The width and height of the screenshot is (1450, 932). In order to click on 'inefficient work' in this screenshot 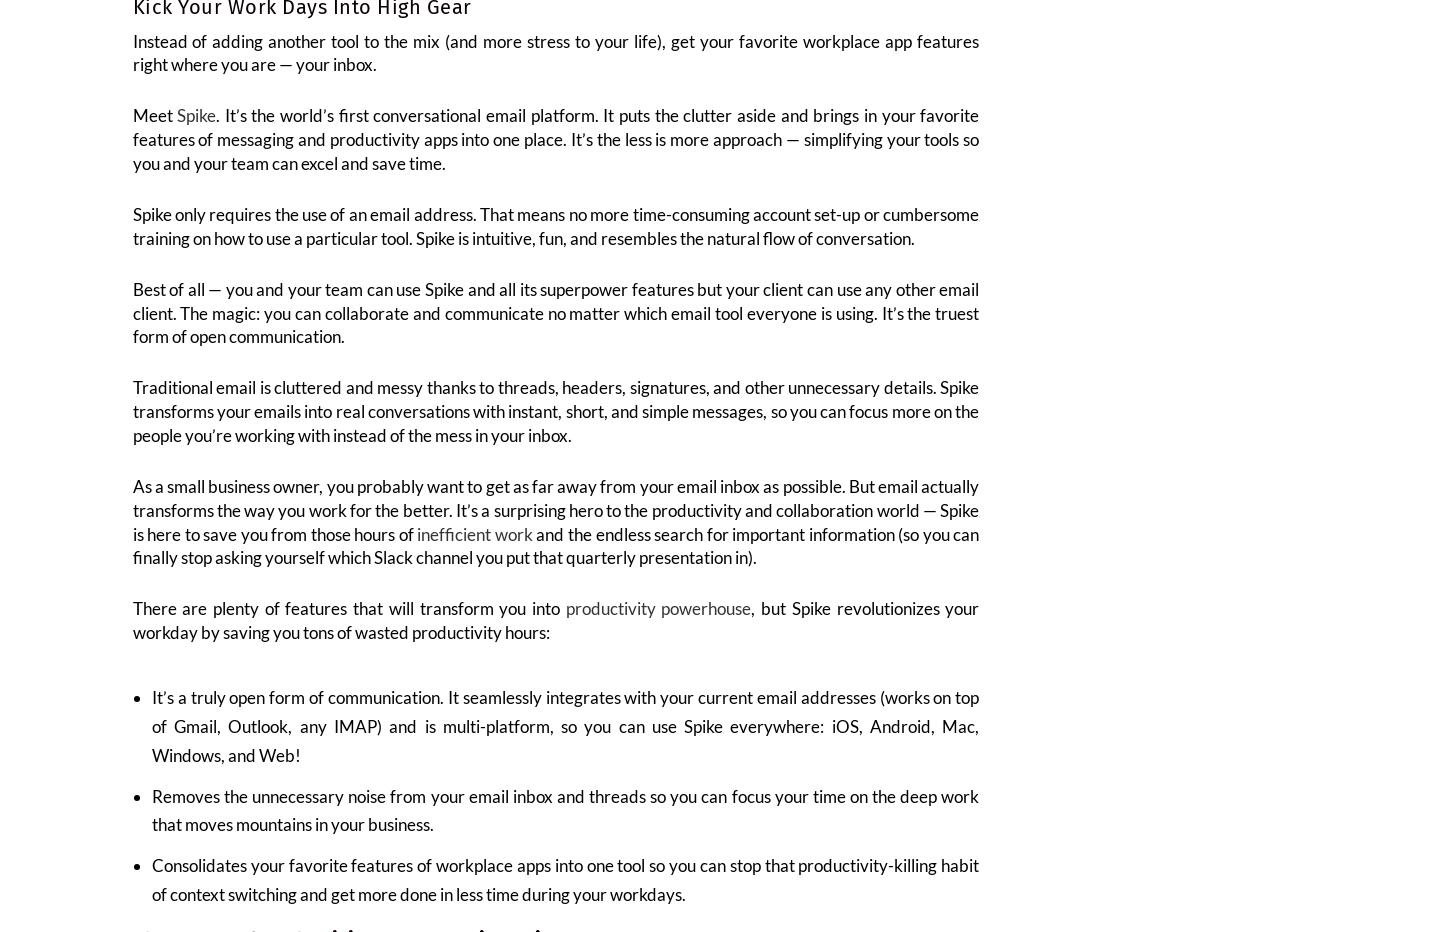, I will do `click(473, 546)`.